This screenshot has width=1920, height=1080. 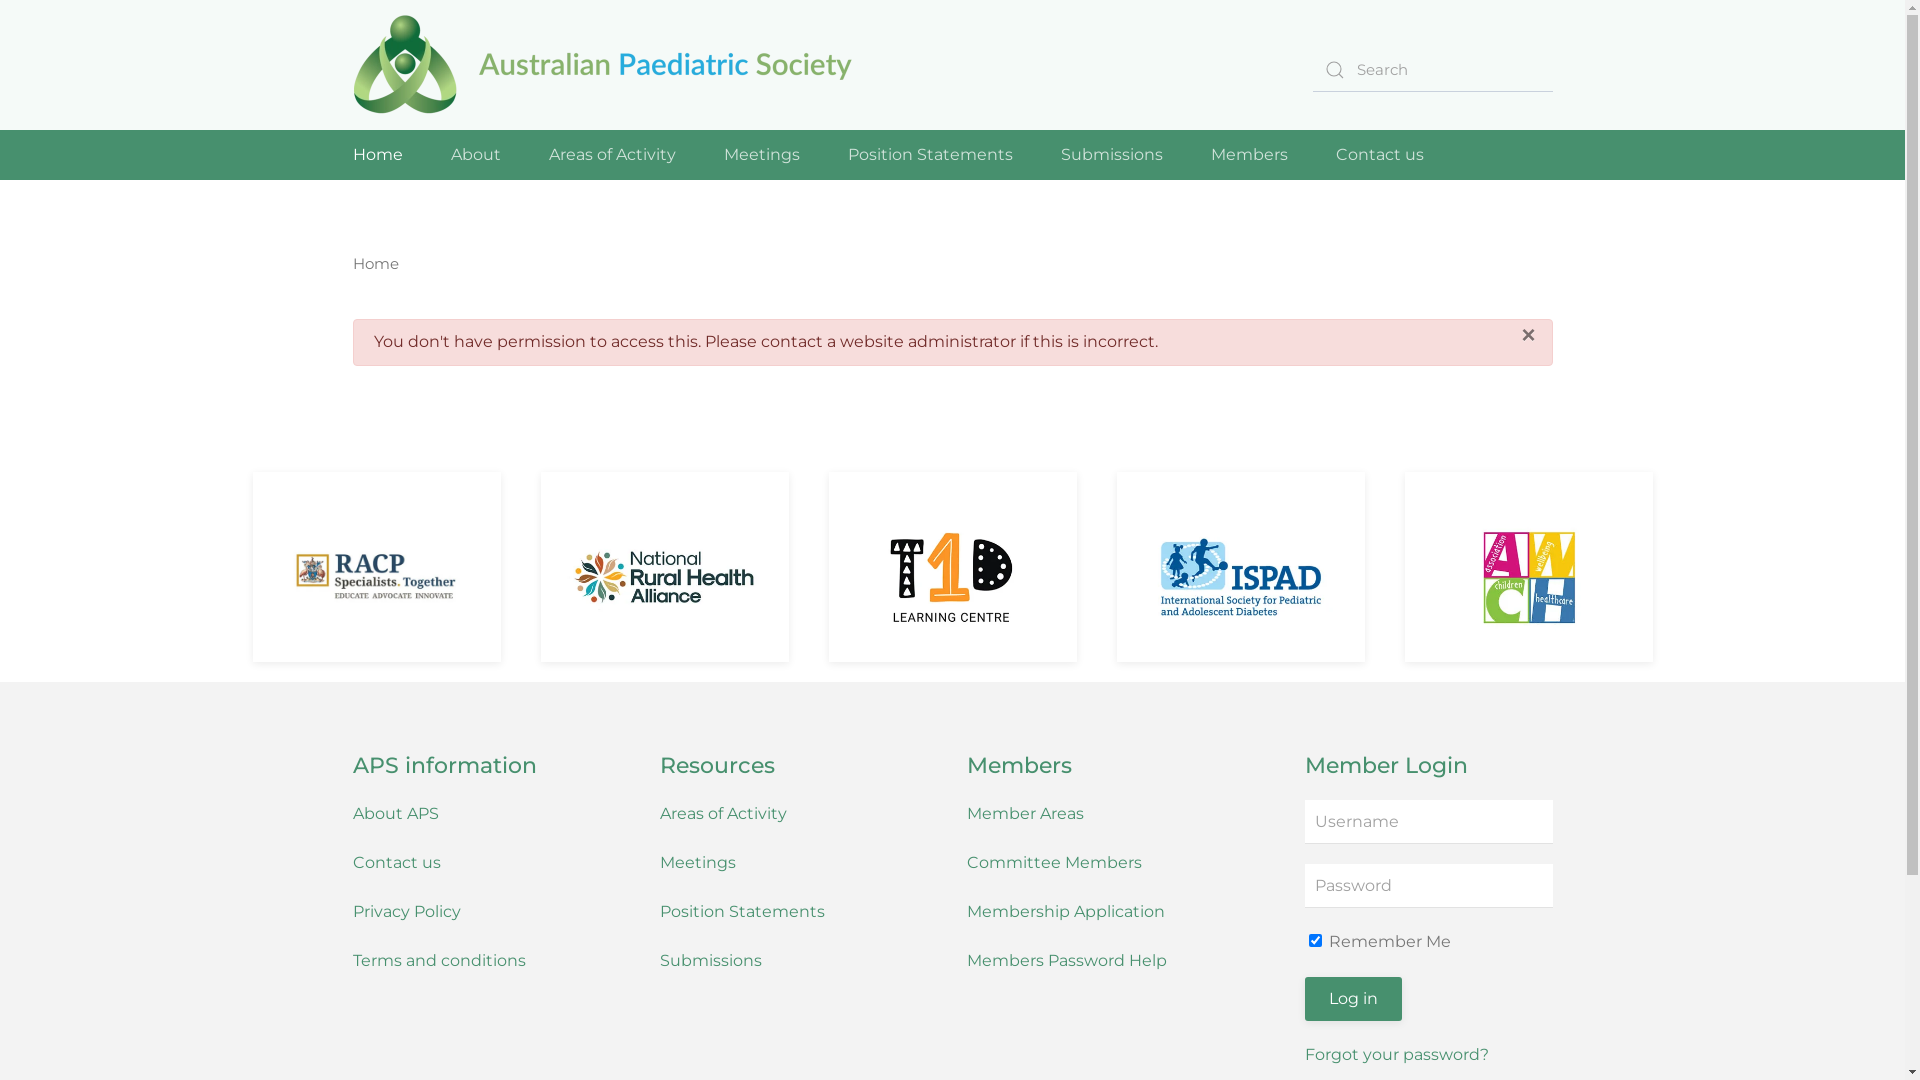 What do you see at coordinates (351, 153) in the screenshot?
I see `'Home'` at bounding box center [351, 153].